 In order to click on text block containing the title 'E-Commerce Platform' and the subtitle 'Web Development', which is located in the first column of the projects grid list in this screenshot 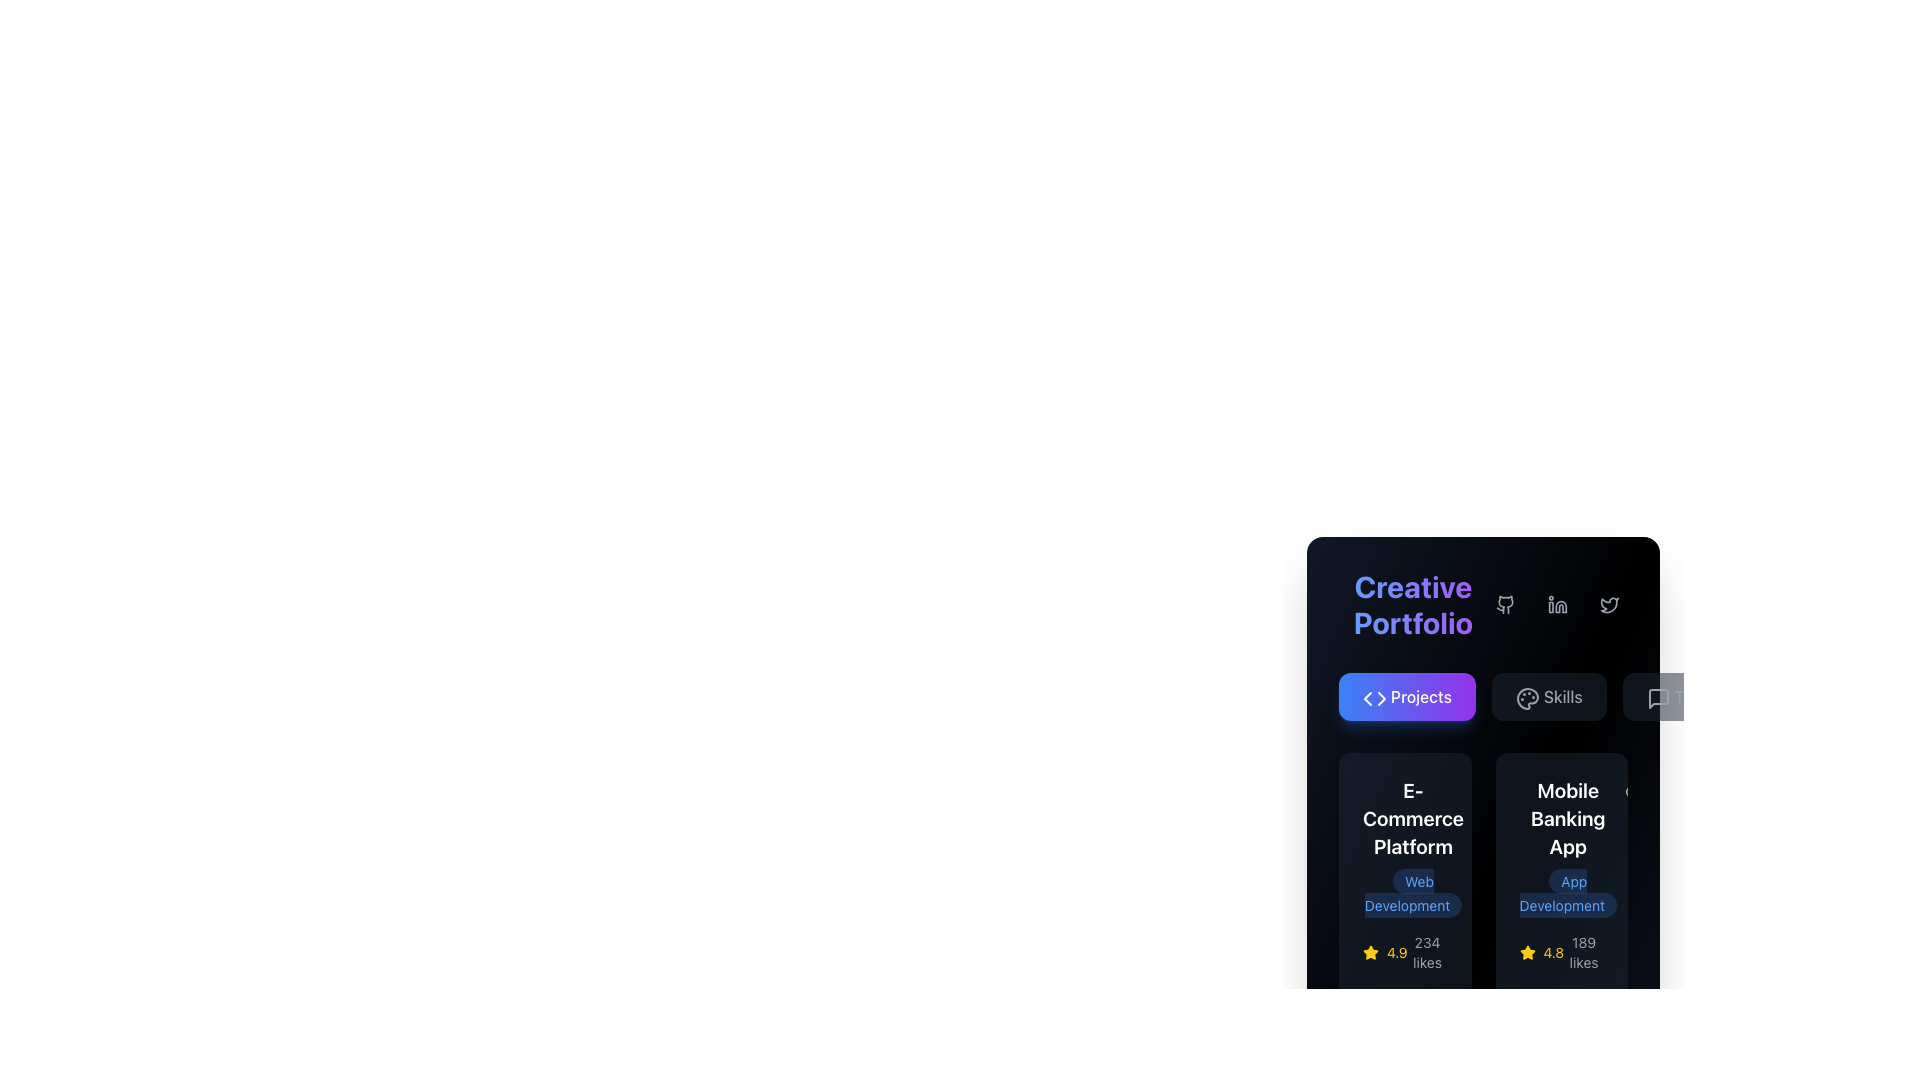, I will do `click(1404, 847)`.